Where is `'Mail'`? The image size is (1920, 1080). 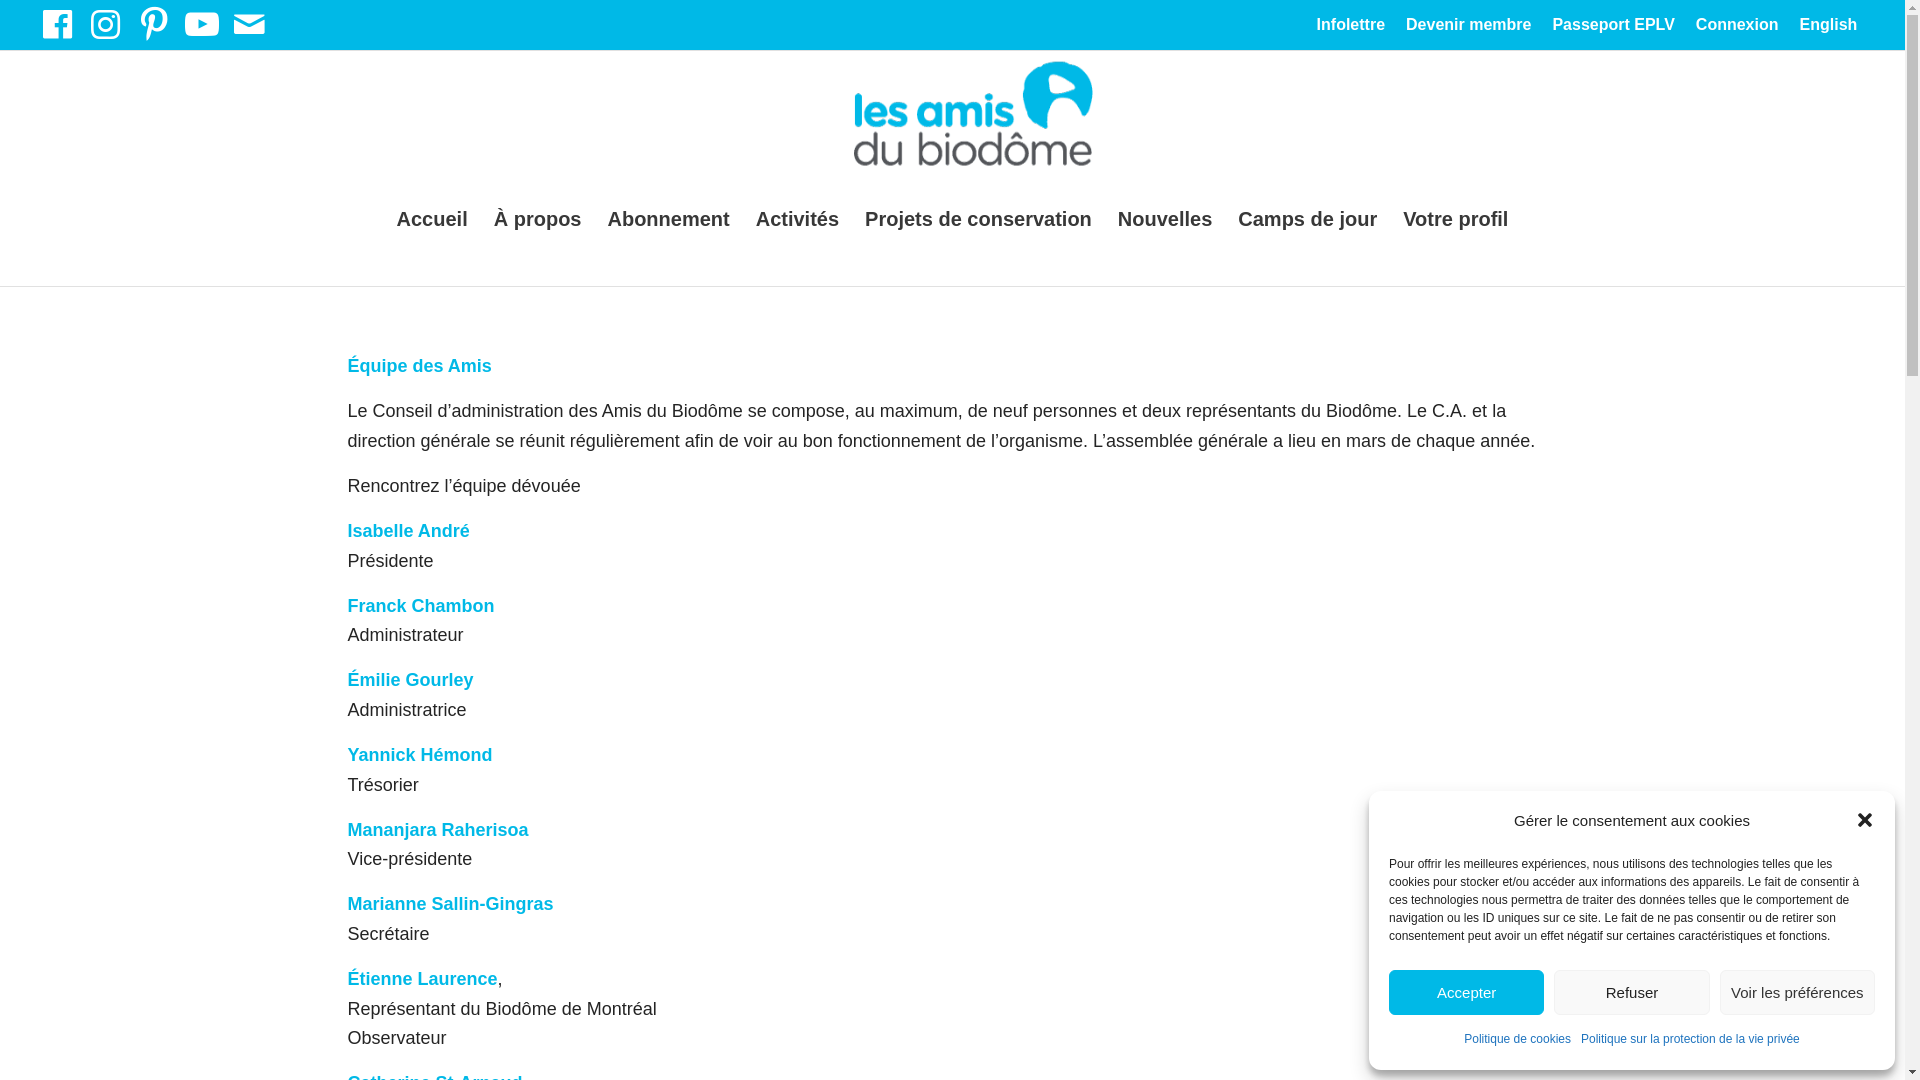 'Mail' is located at coordinates (248, 23).